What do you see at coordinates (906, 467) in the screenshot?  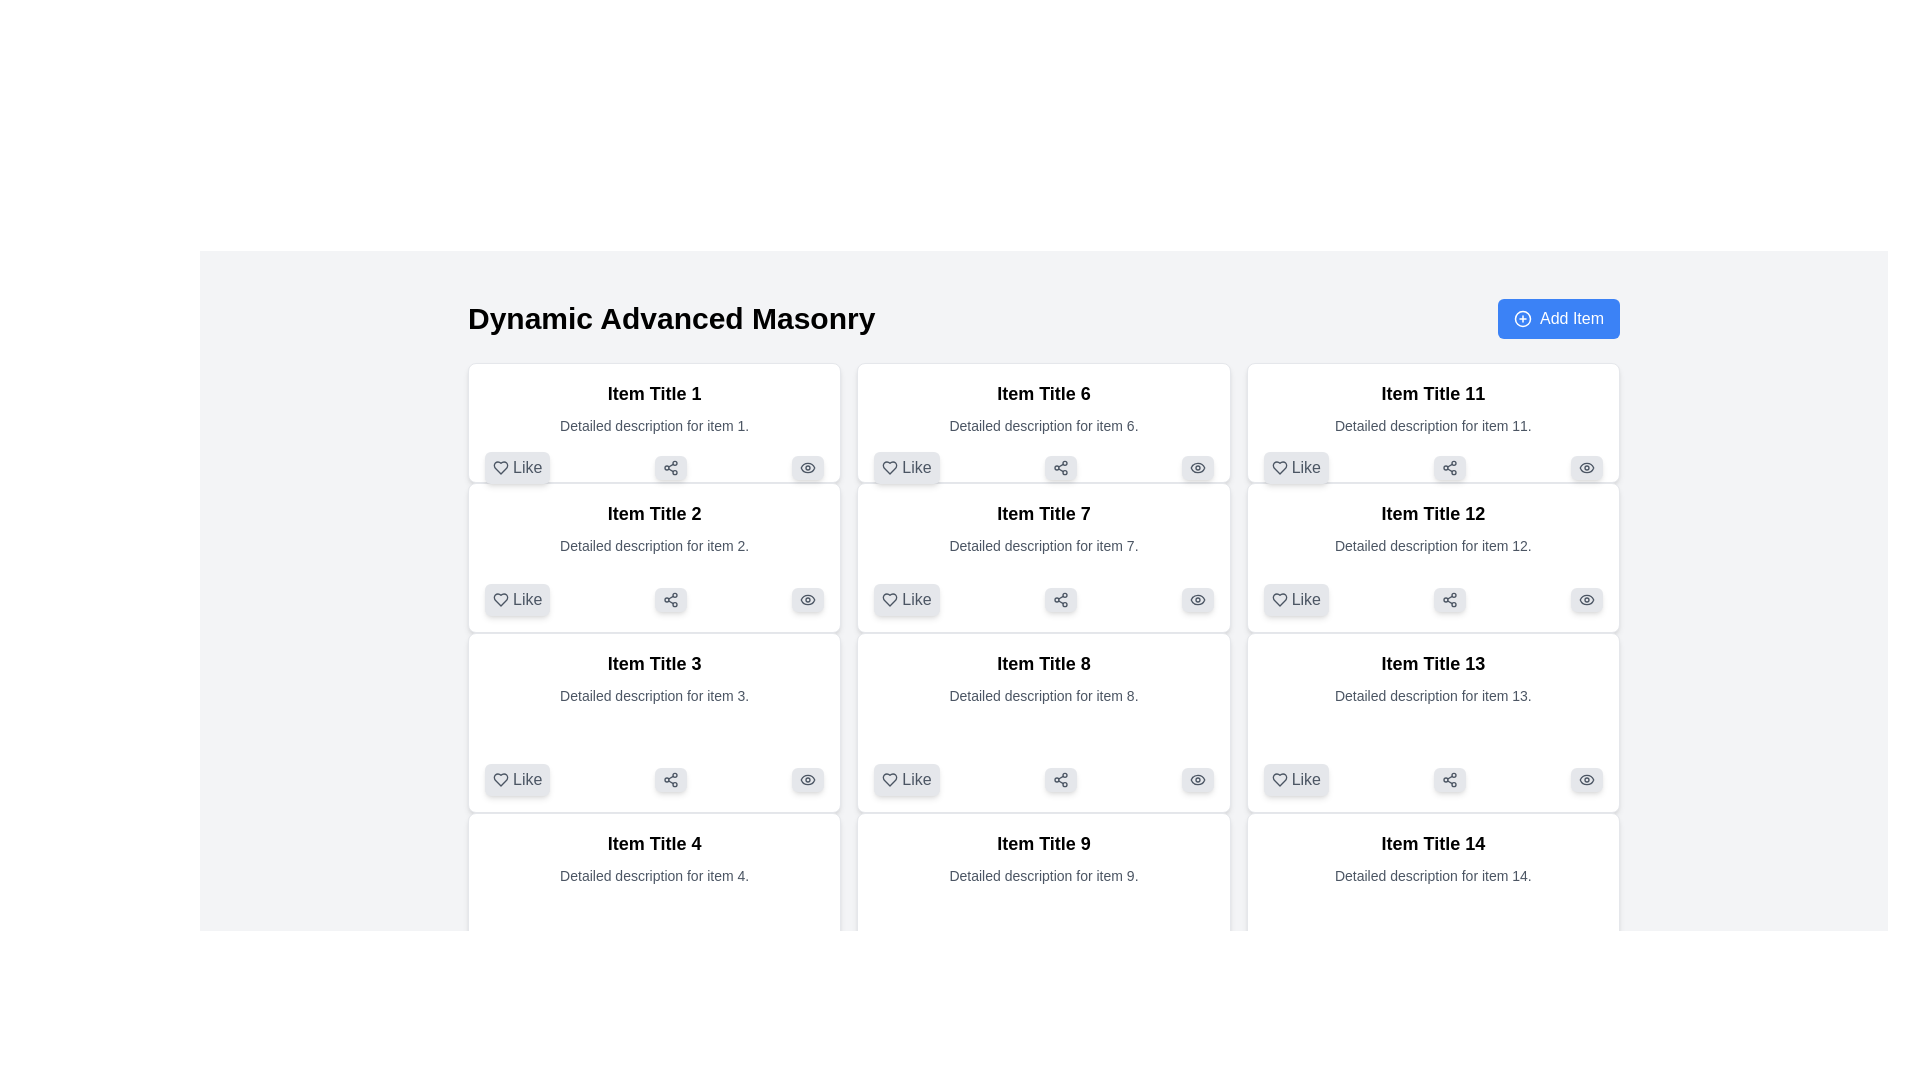 I see `the 'like' button located inside the card titled 'Item Title 6' in the second row and second column of the grid to indicate preference or approval` at bounding box center [906, 467].